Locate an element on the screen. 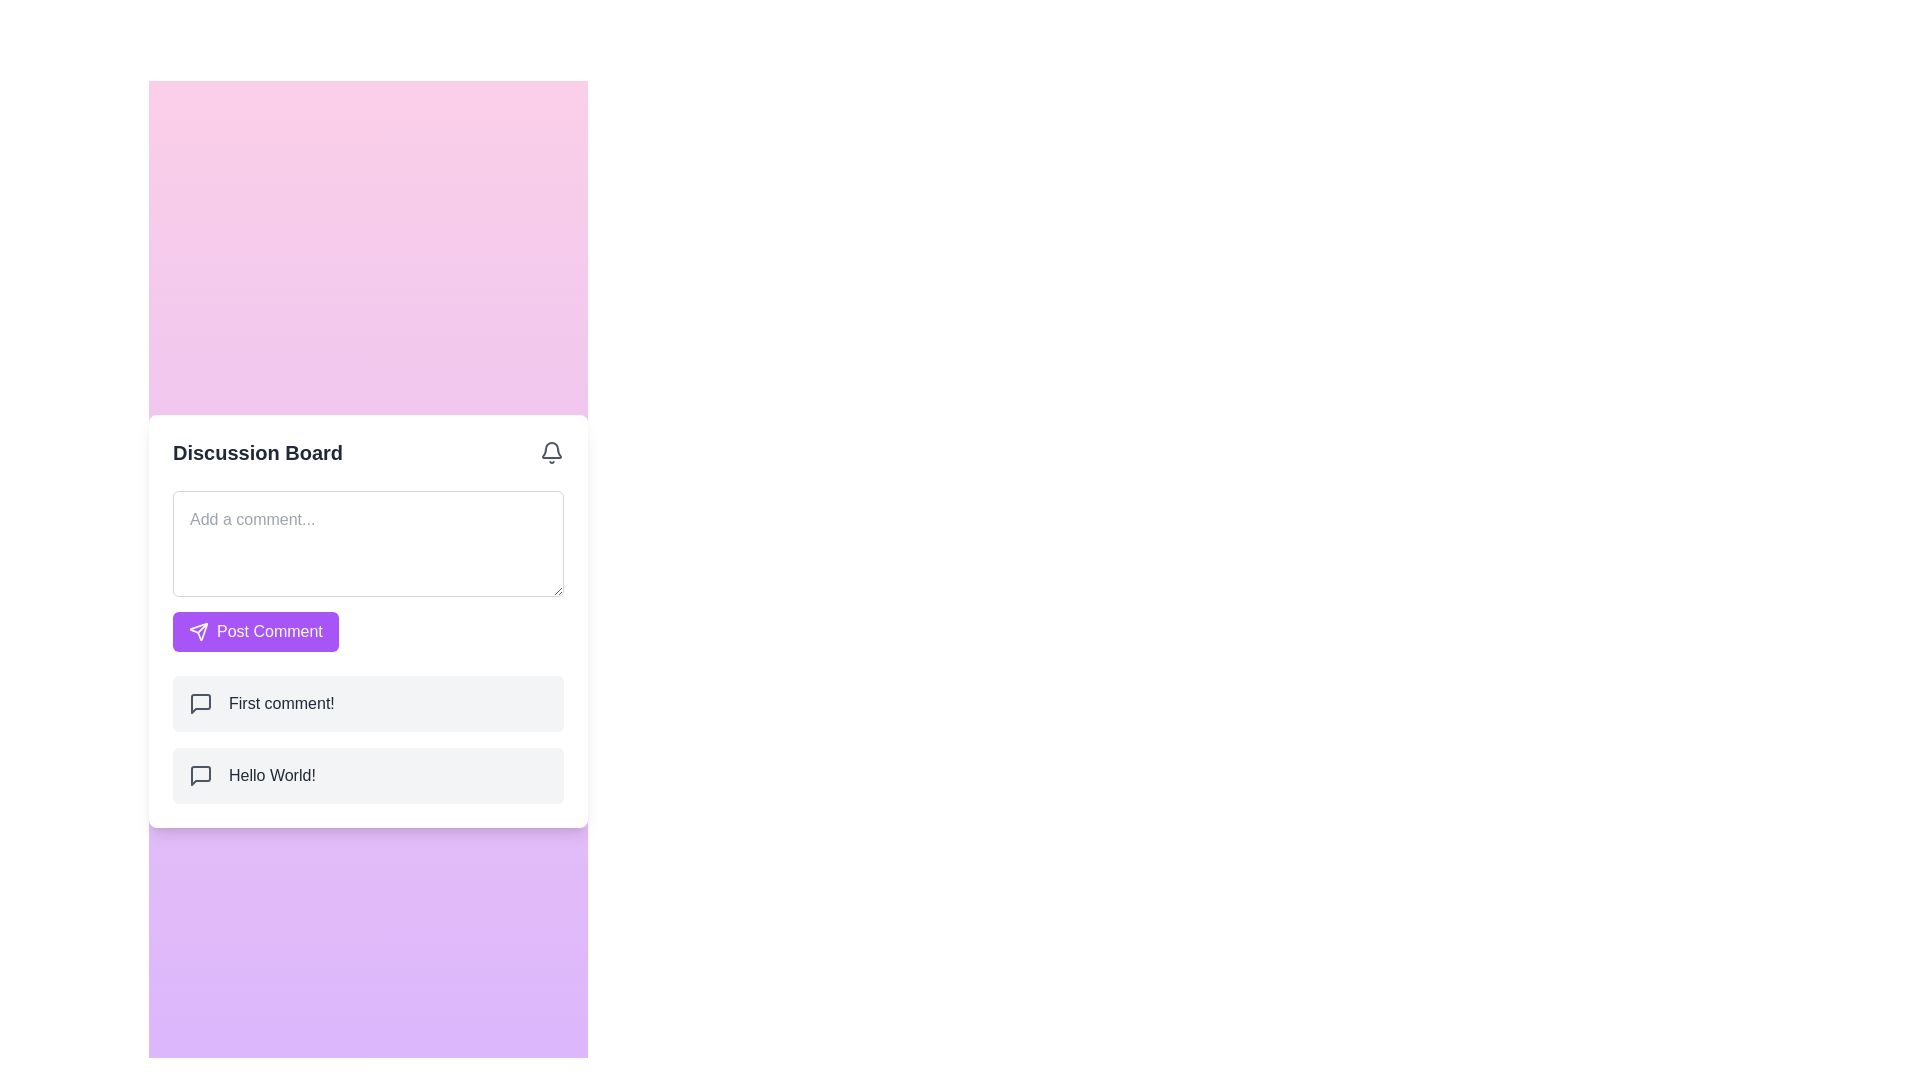  the speech bubble icon with a gray outline located to the left of the text 'First comment!' in the comment component is located at coordinates (201, 702).